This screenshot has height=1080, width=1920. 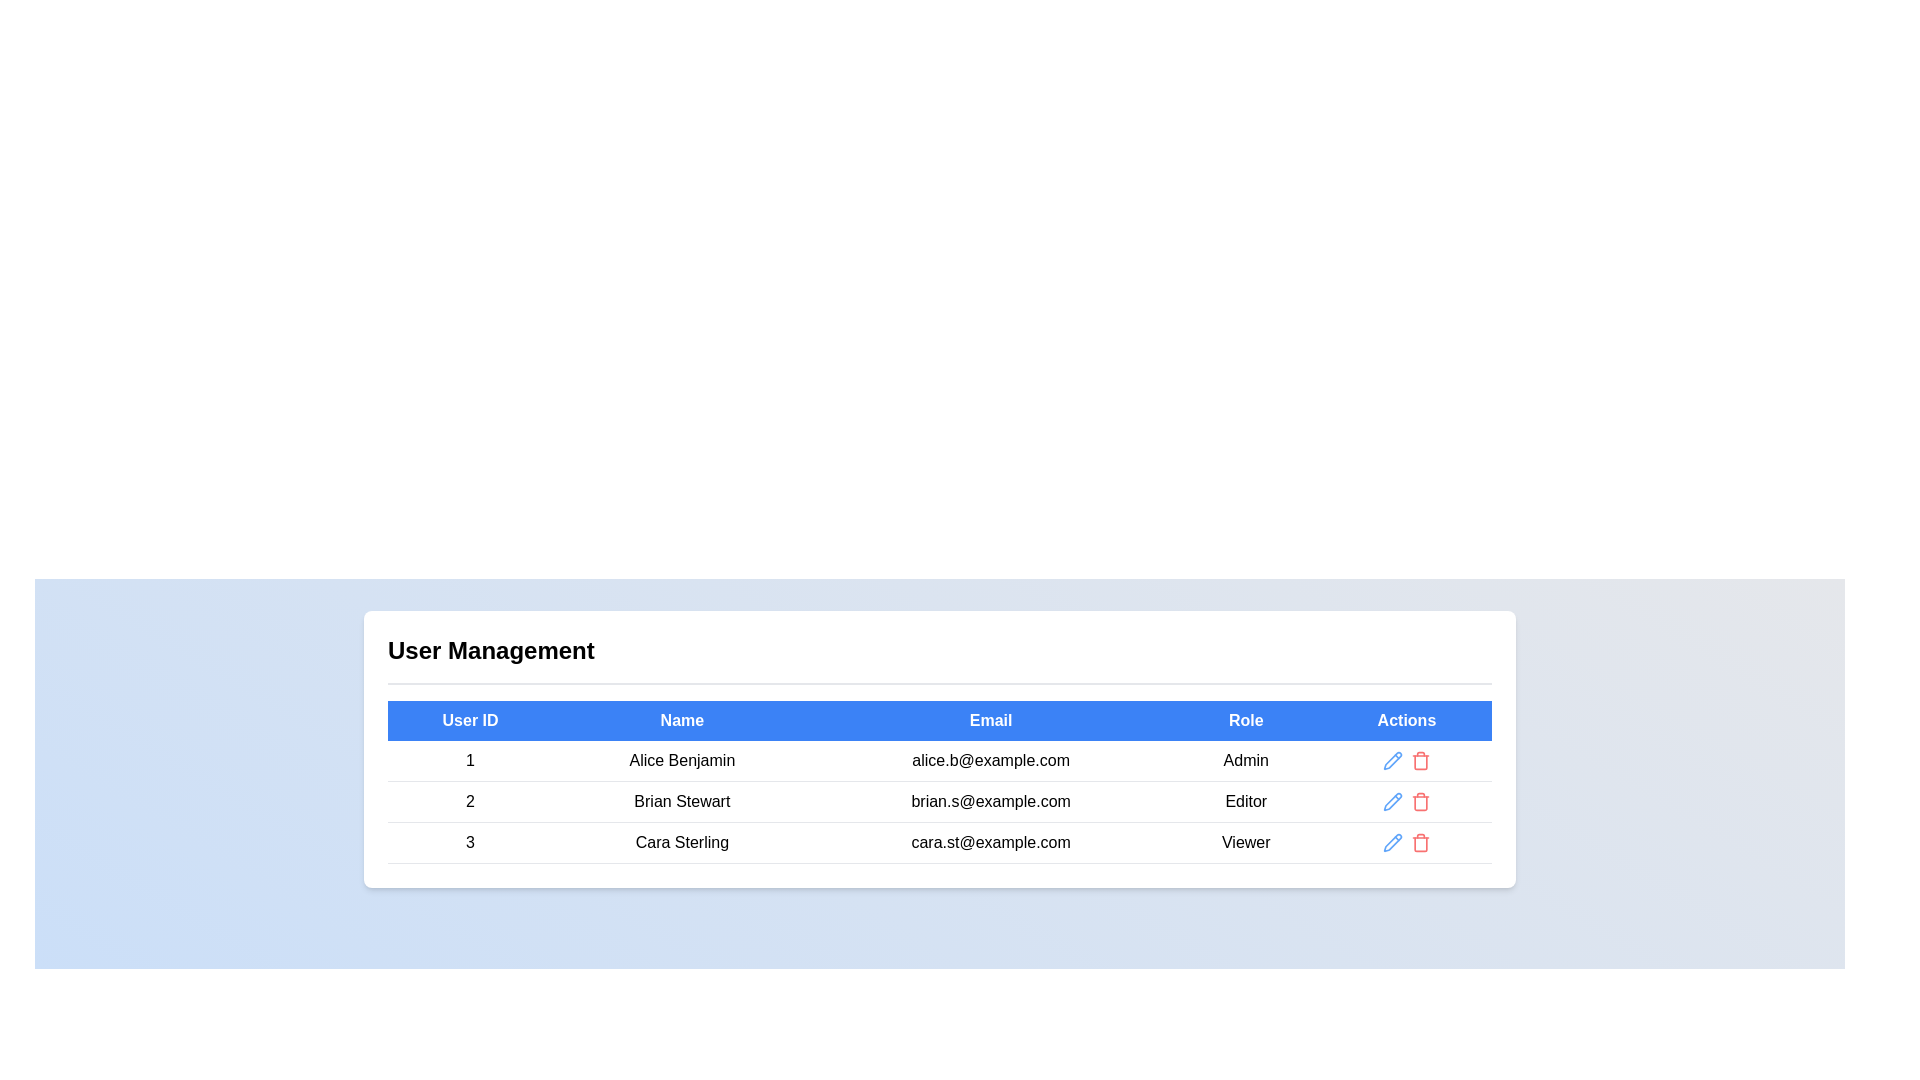 I want to click on the blue pencil icon in the 'Actions' column to initiate editing the first user's data, so click(x=1391, y=760).